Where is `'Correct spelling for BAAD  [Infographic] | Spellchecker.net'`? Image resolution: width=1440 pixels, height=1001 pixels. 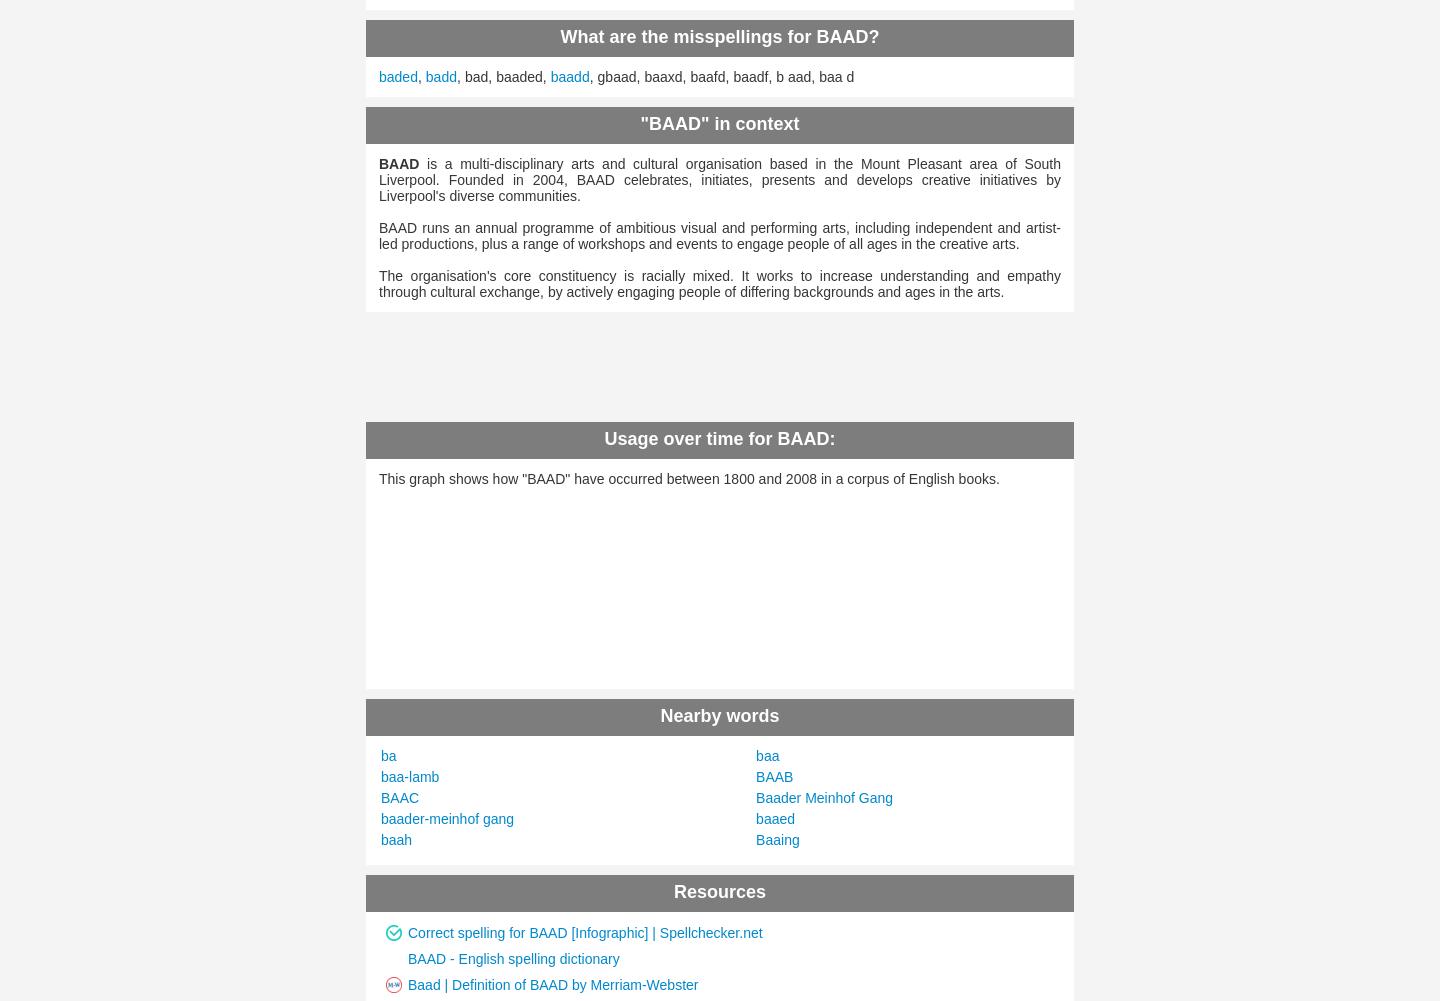
'Correct spelling for BAAD  [Infographic] | Spellchecker.net' is located at coordinates (584, 932).